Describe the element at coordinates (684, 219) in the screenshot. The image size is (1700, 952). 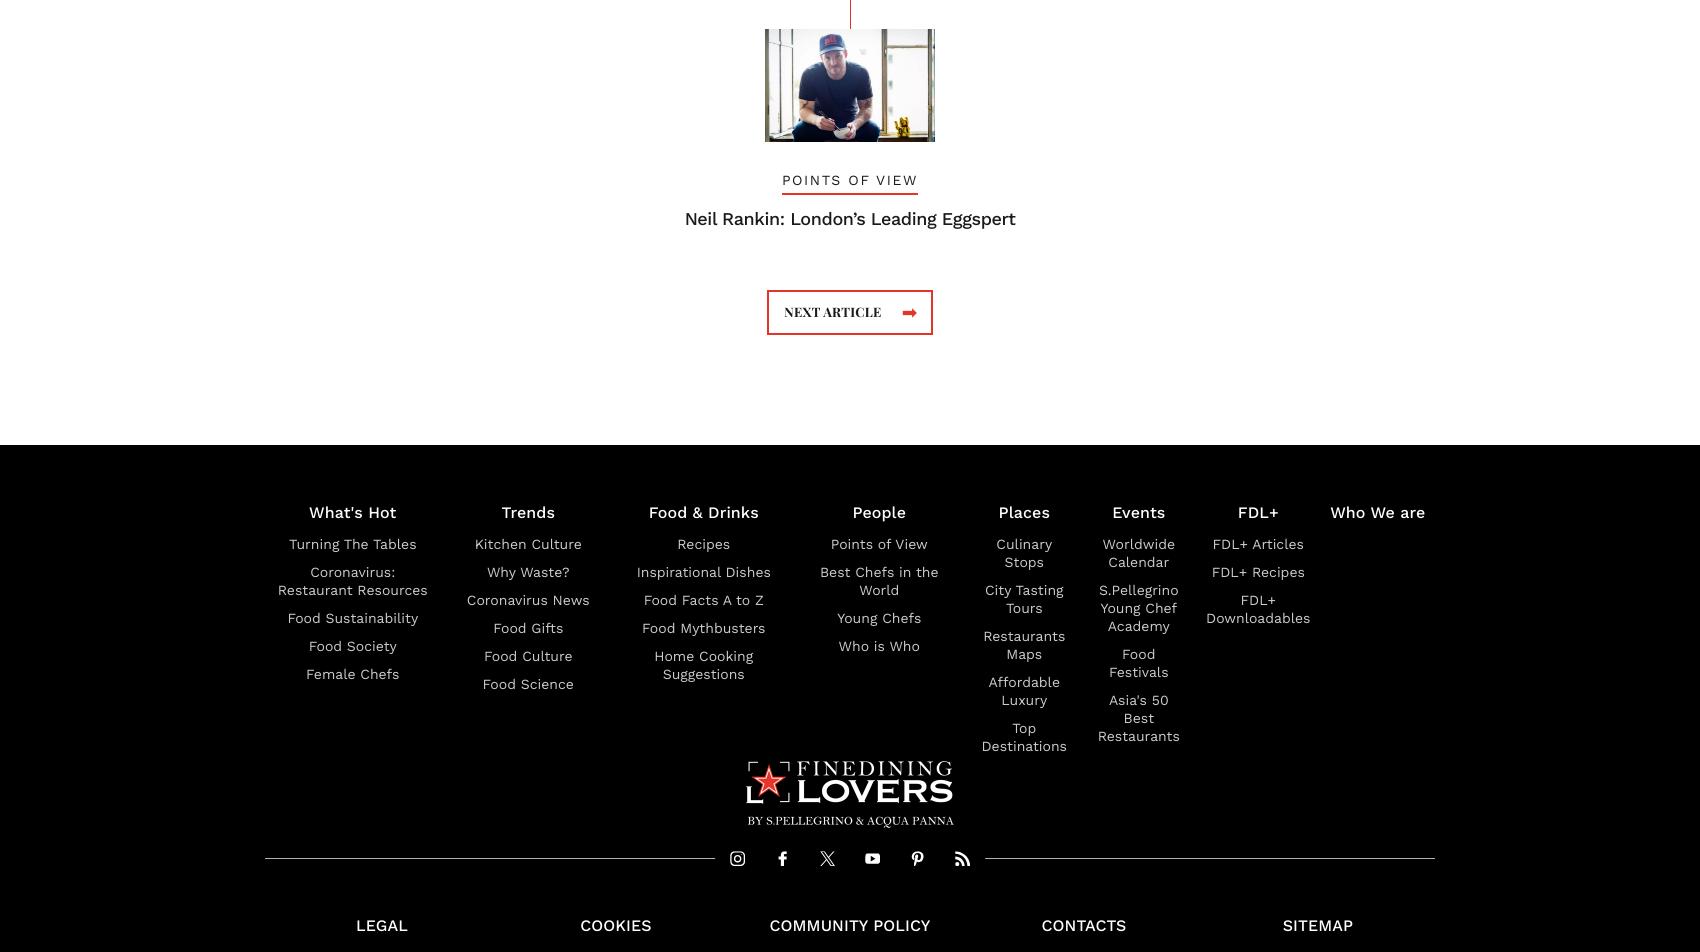
I see `'Neil Rankin: London’s Leading Eggspert'` at that location.